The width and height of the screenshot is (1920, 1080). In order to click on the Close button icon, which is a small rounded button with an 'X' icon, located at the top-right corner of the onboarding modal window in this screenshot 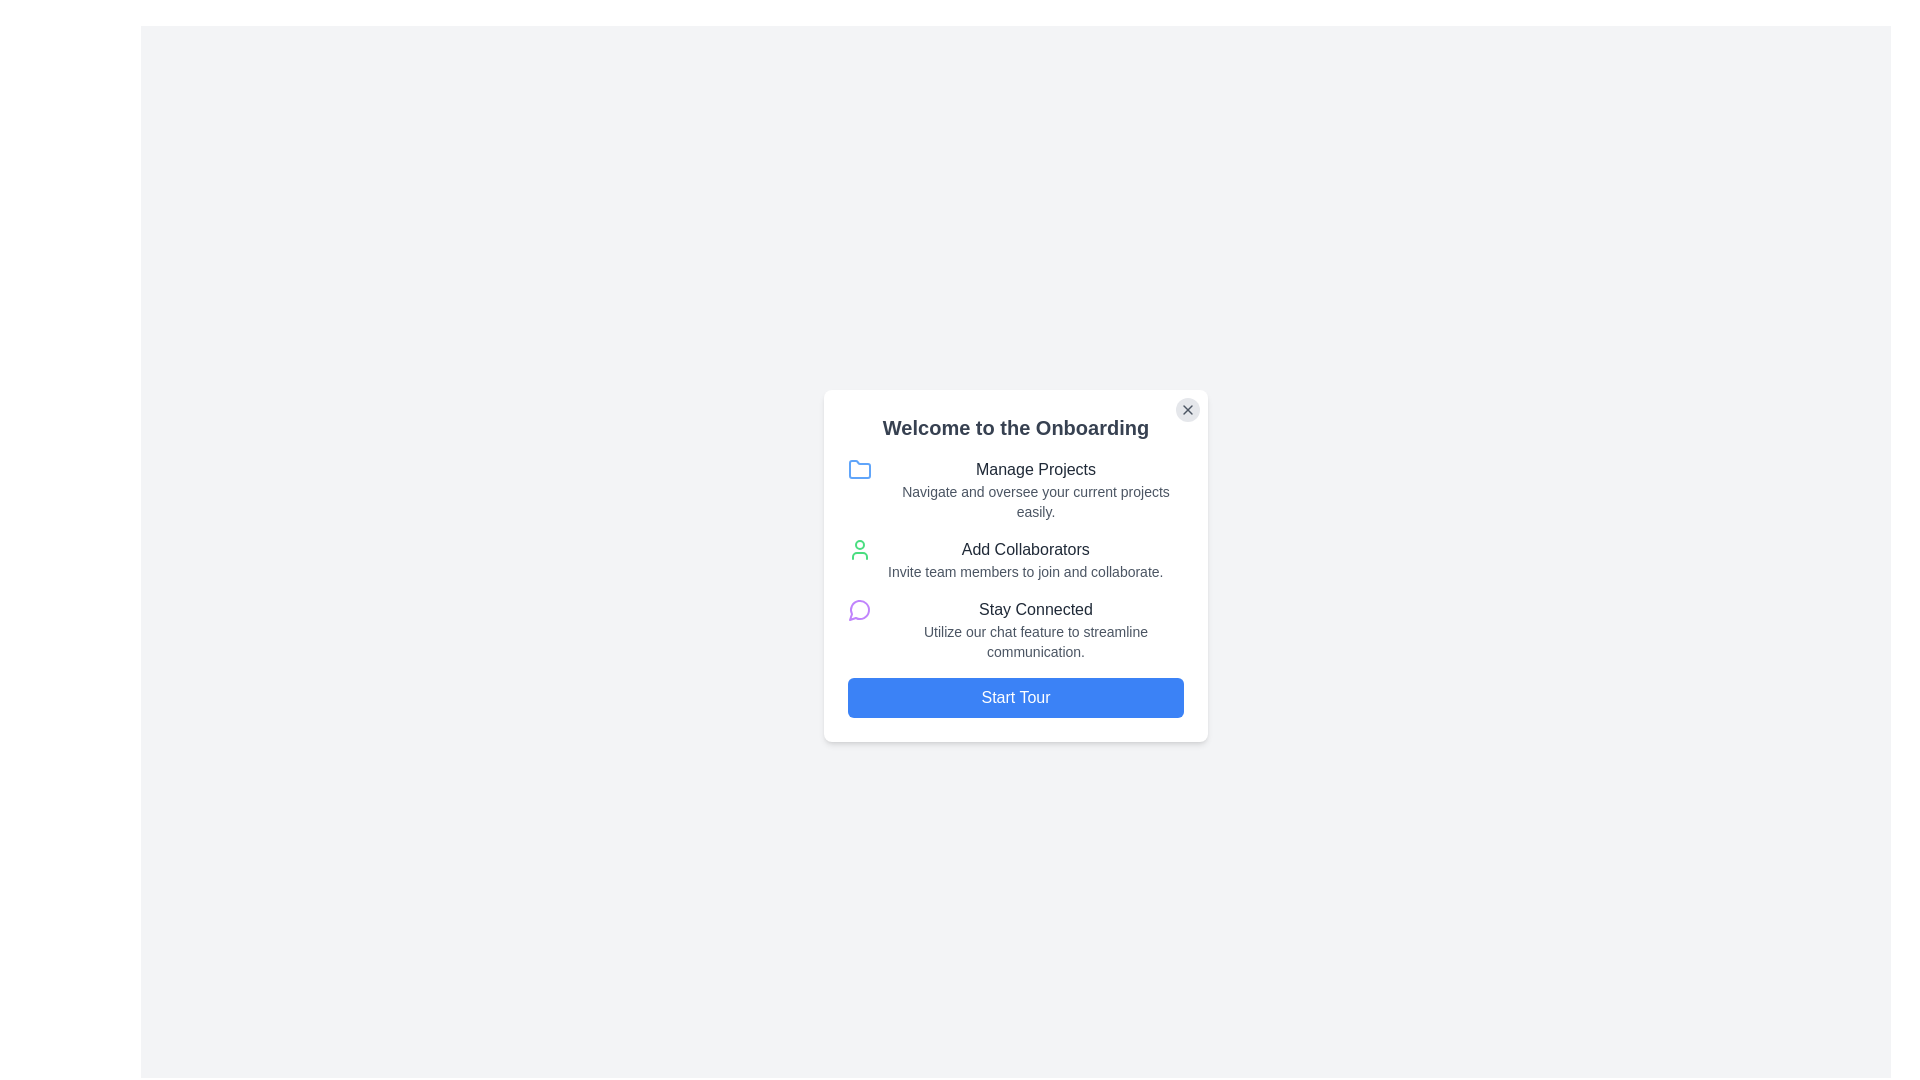, I will do `click(1188, 408)`.